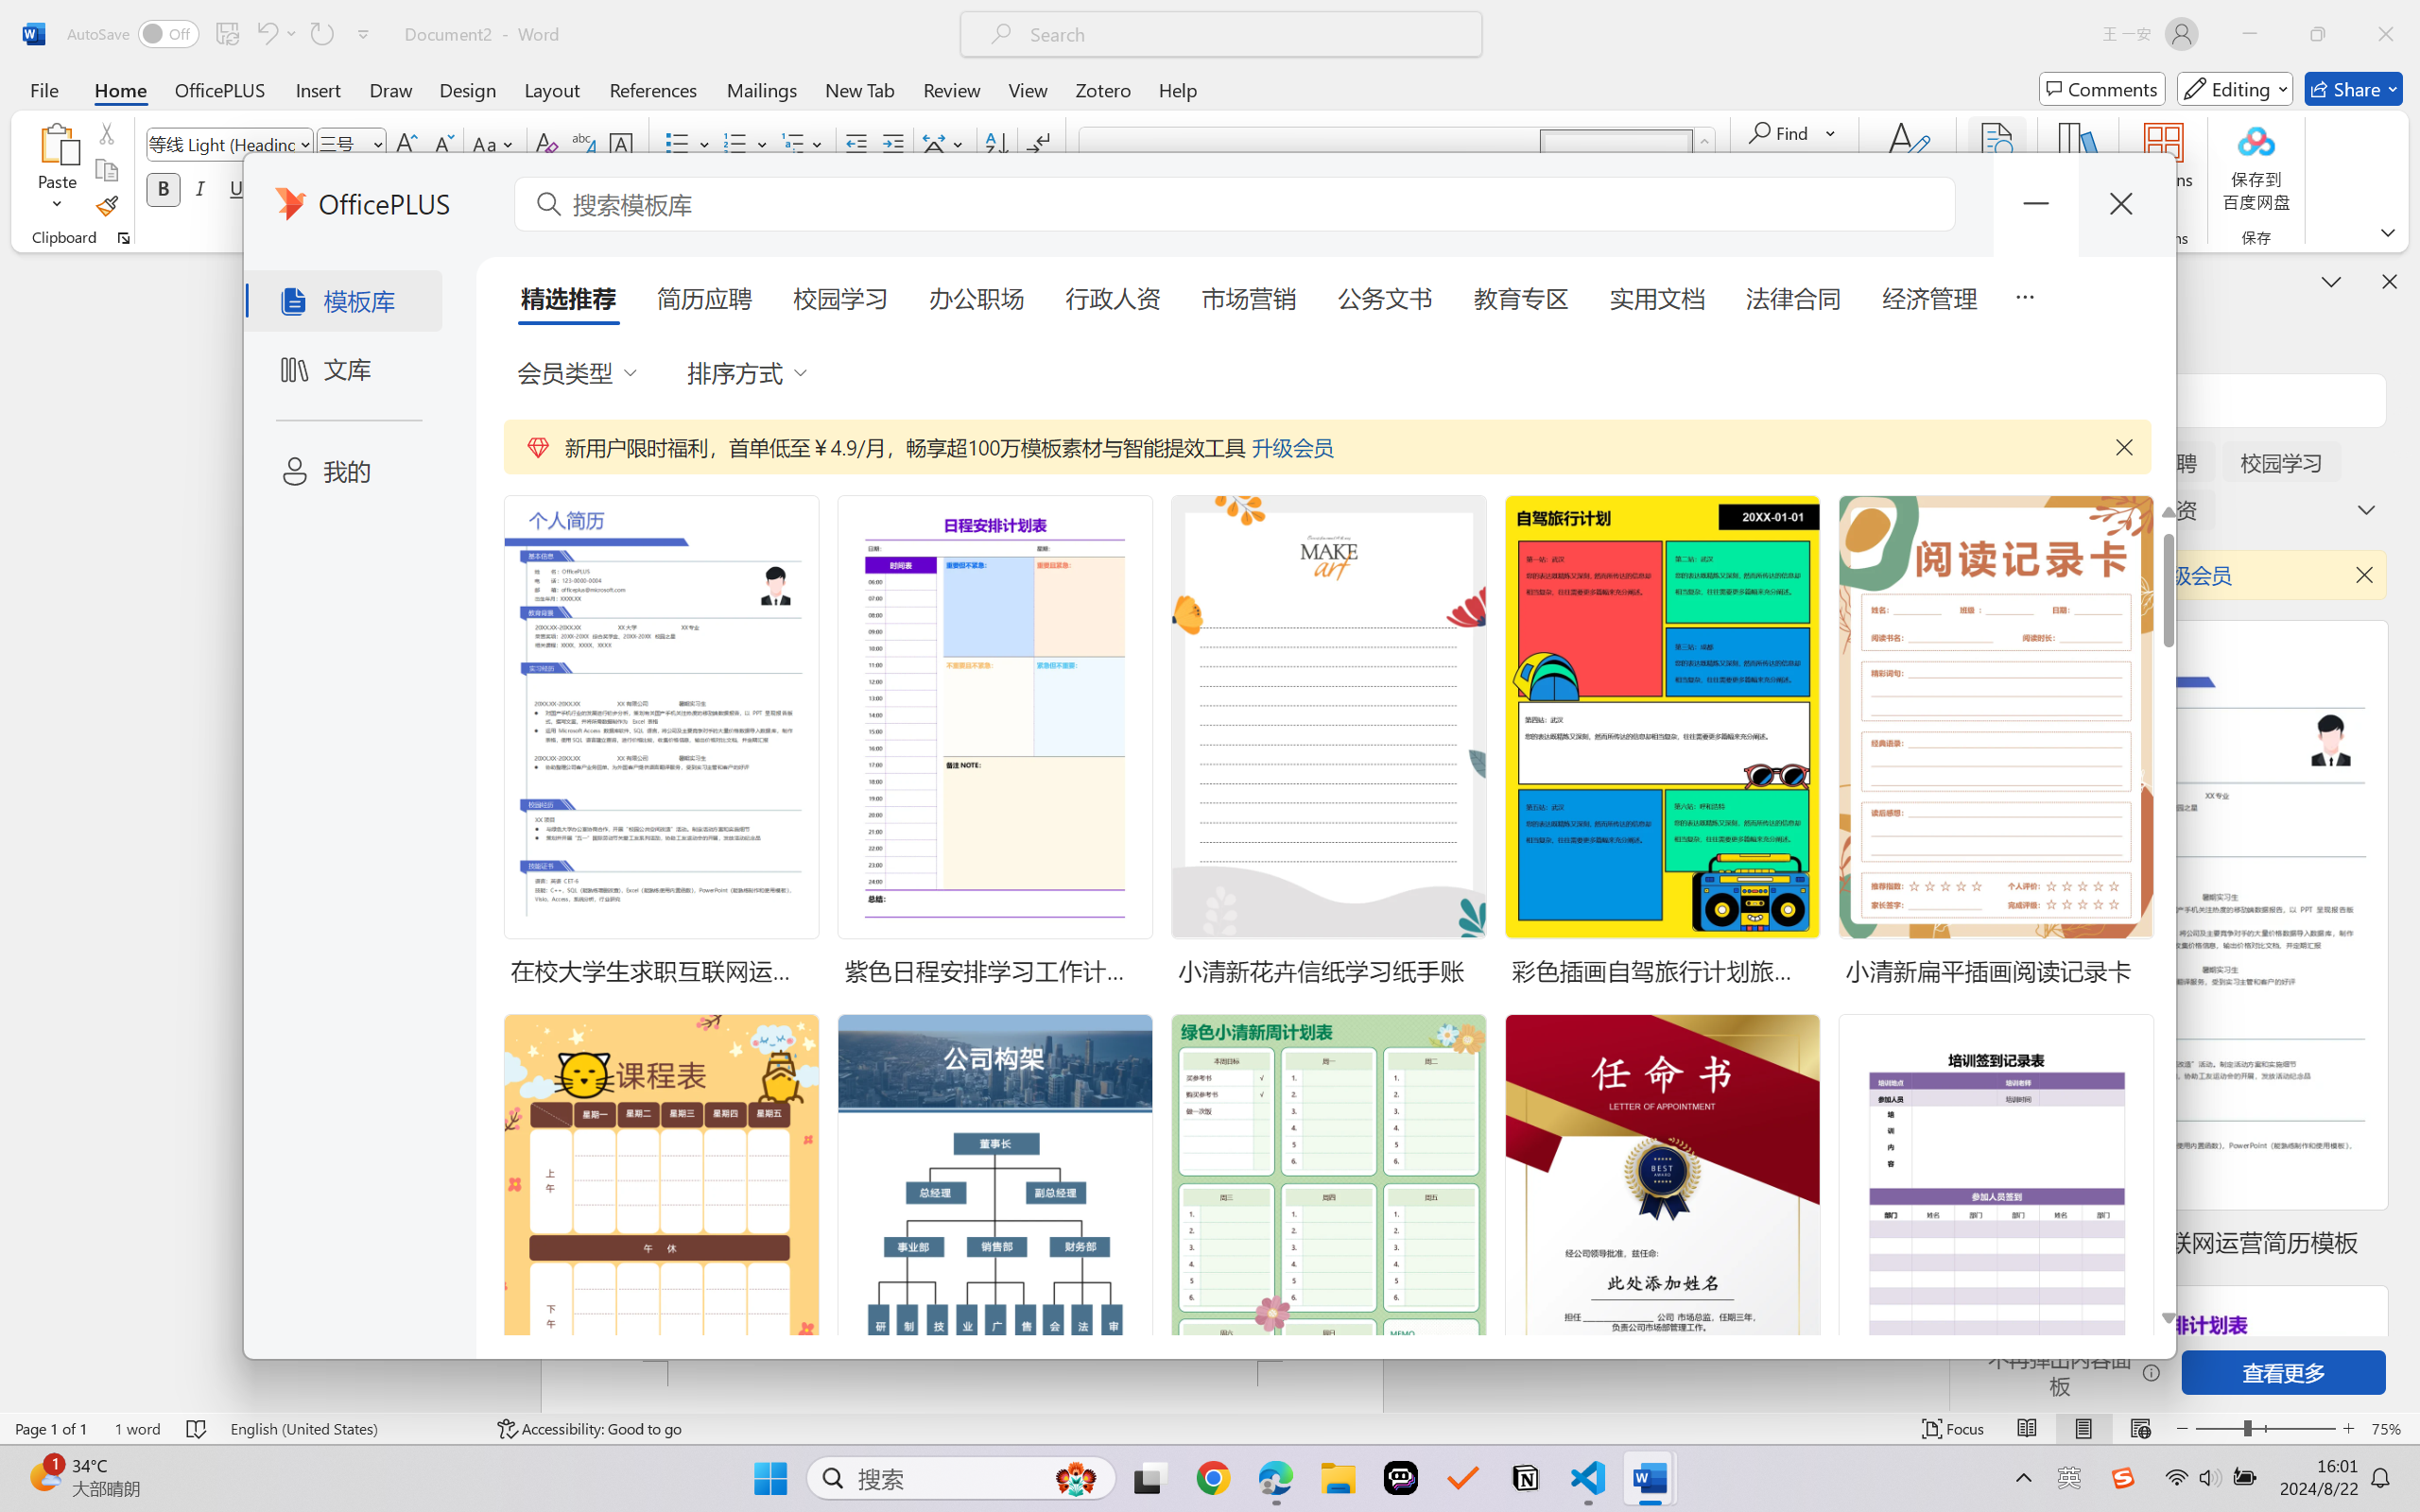 The height and width of the screenshot is (1512, 2420). I want to click on 'References', so click(653, 88).